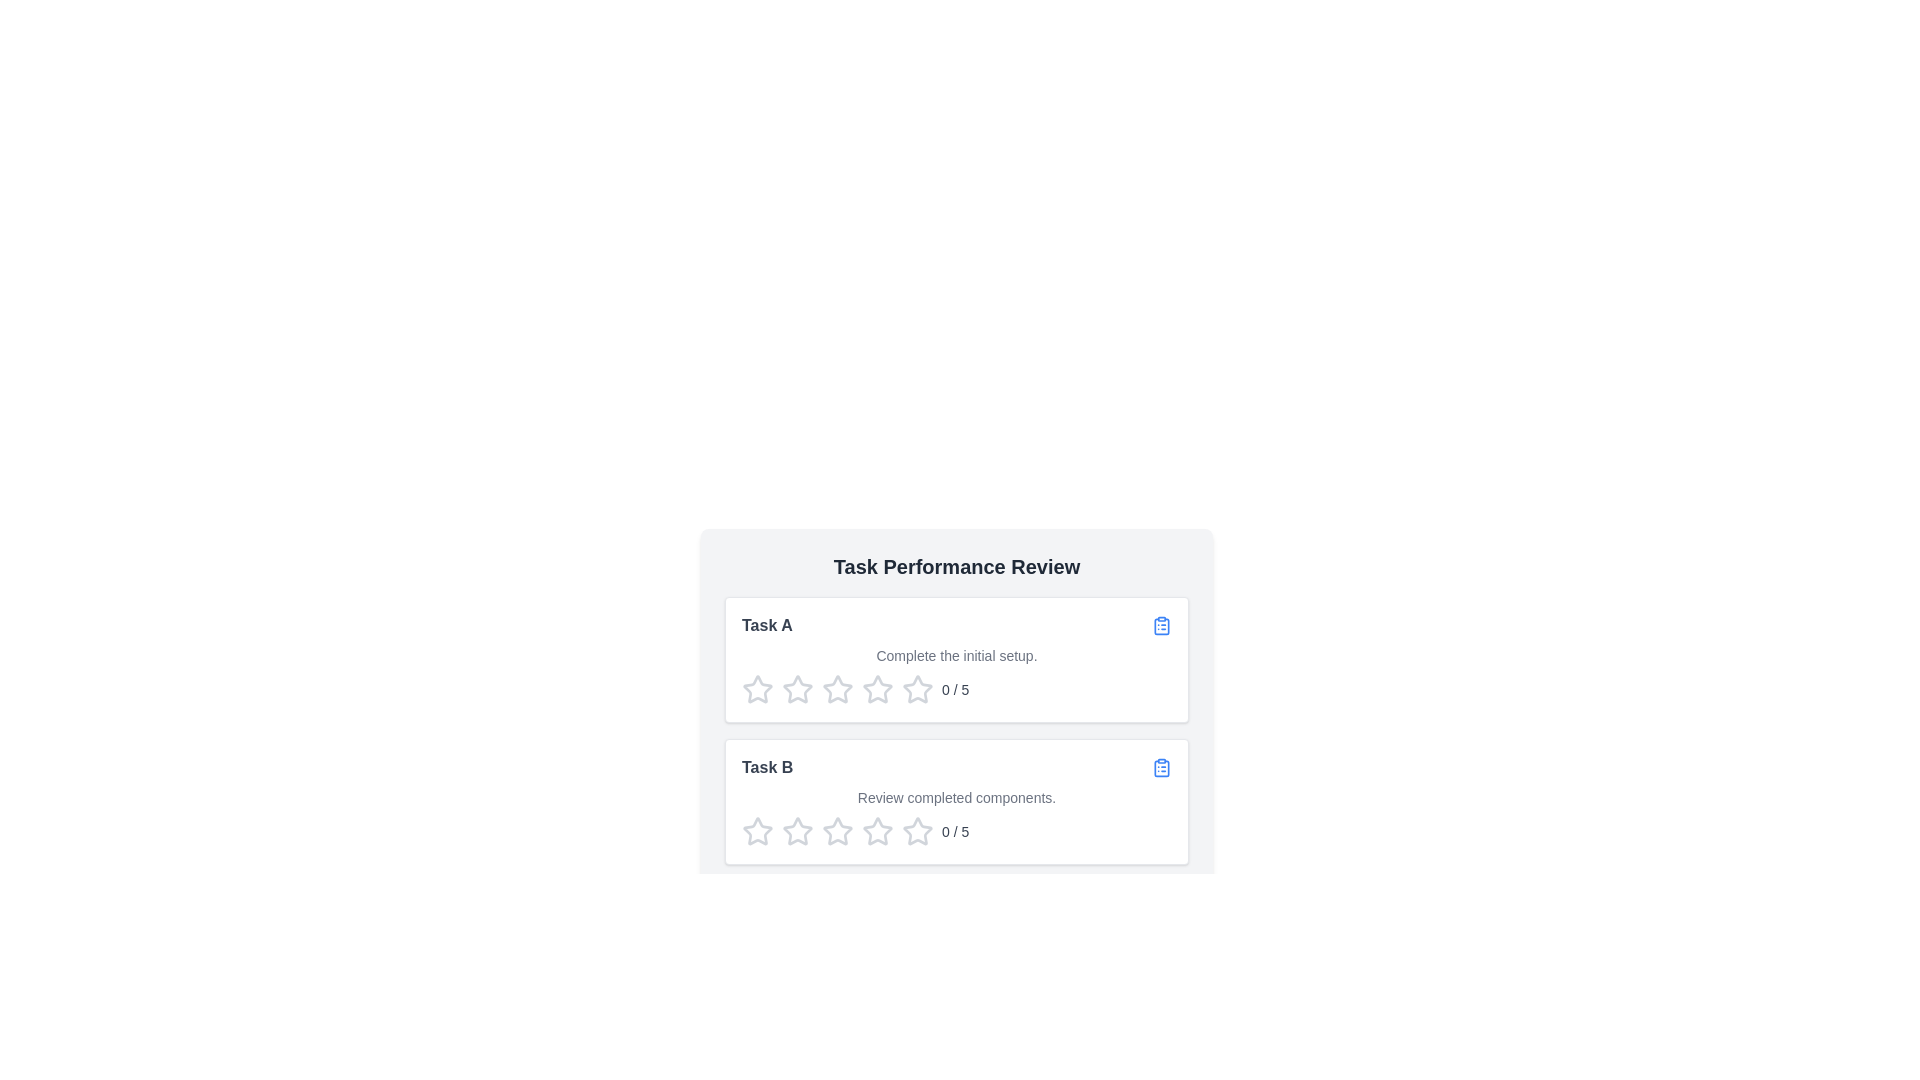 The width and height of the screenshot is (1920, 1080). Describe the element at coordinates (955, 659) in the screenshot. I see `the first task card in the task review system for keyboard interaction` at that location.